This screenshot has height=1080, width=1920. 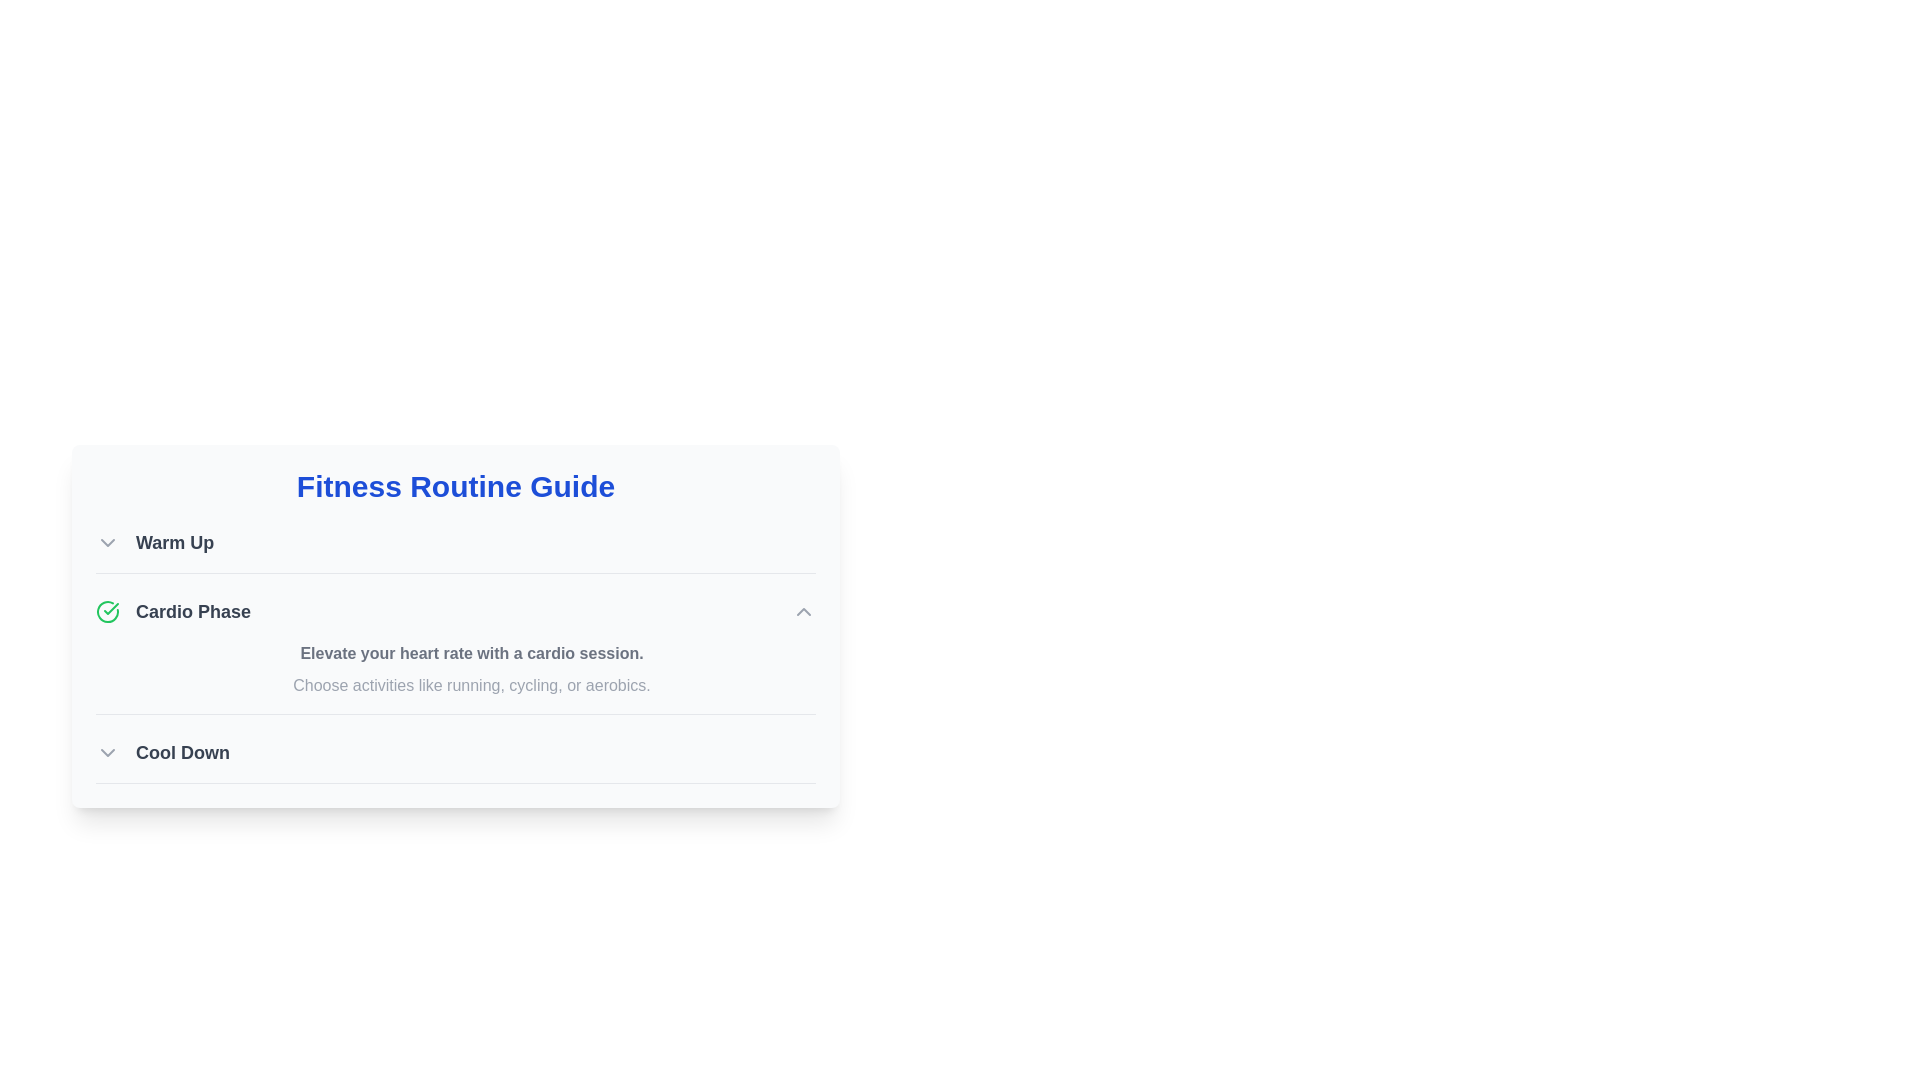 I want to click on the 'Cool Down' label, which indicates a section in the interface and is aligned horizontally with an icon on its left, so click(x=182, y=752).